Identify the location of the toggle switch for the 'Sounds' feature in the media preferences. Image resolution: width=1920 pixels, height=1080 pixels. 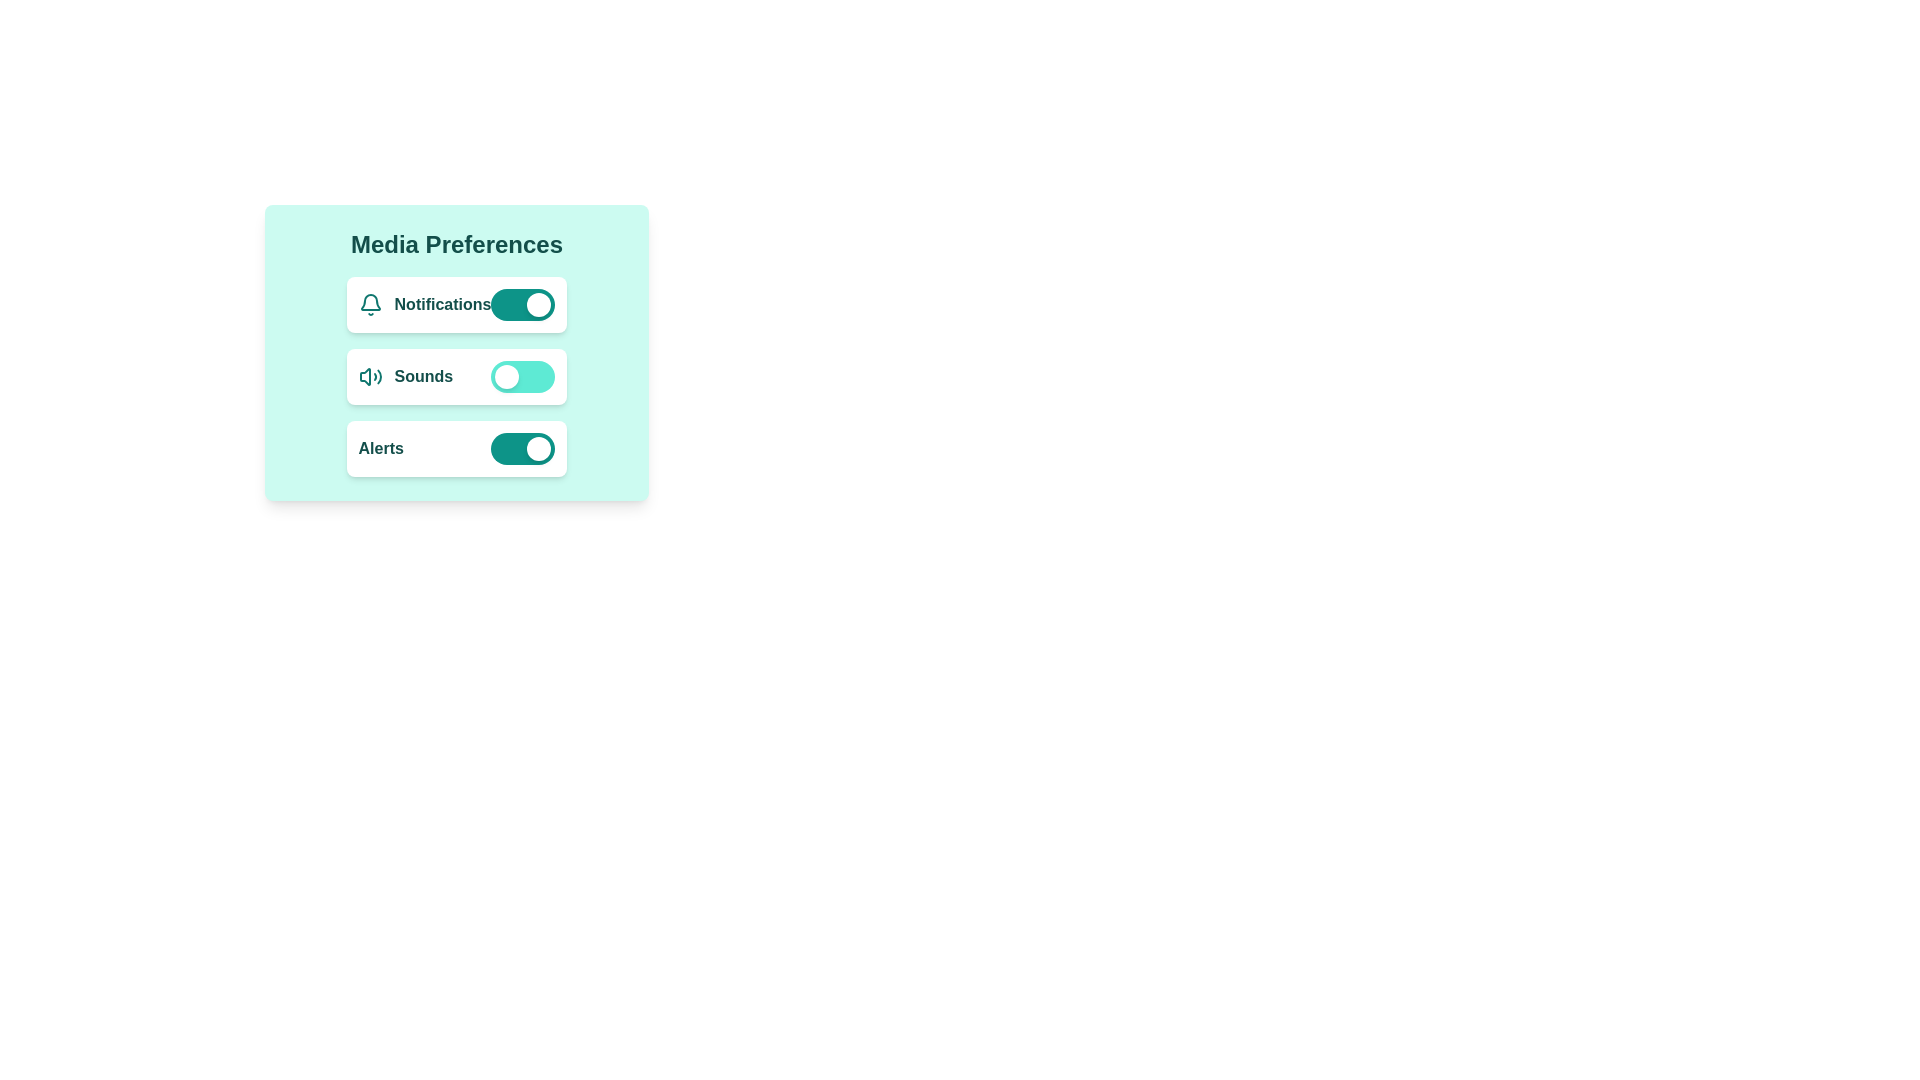
(523, 377).